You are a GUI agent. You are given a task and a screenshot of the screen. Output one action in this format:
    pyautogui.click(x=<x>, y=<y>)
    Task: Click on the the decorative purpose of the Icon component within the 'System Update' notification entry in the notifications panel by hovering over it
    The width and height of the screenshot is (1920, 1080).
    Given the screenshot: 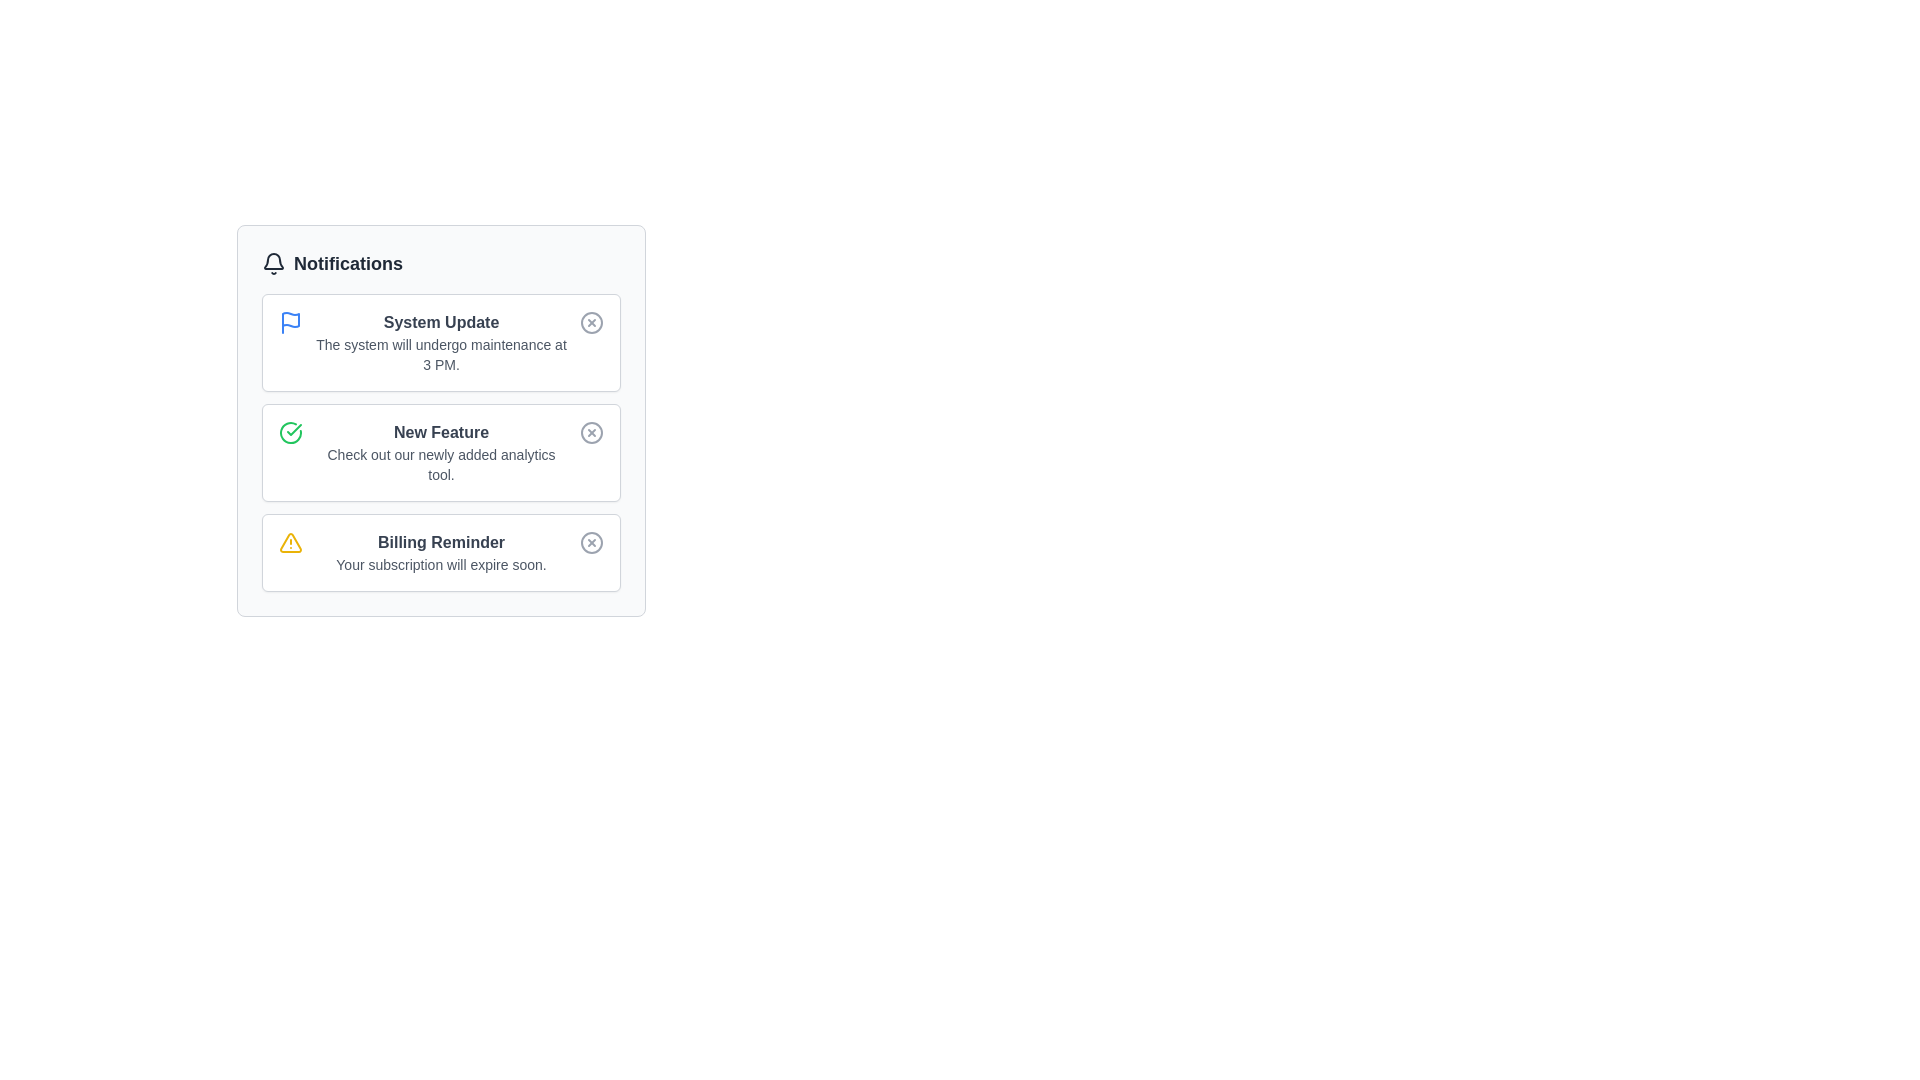 What is the action you would take?
    pyautogui.click(x=290, y=319)
    